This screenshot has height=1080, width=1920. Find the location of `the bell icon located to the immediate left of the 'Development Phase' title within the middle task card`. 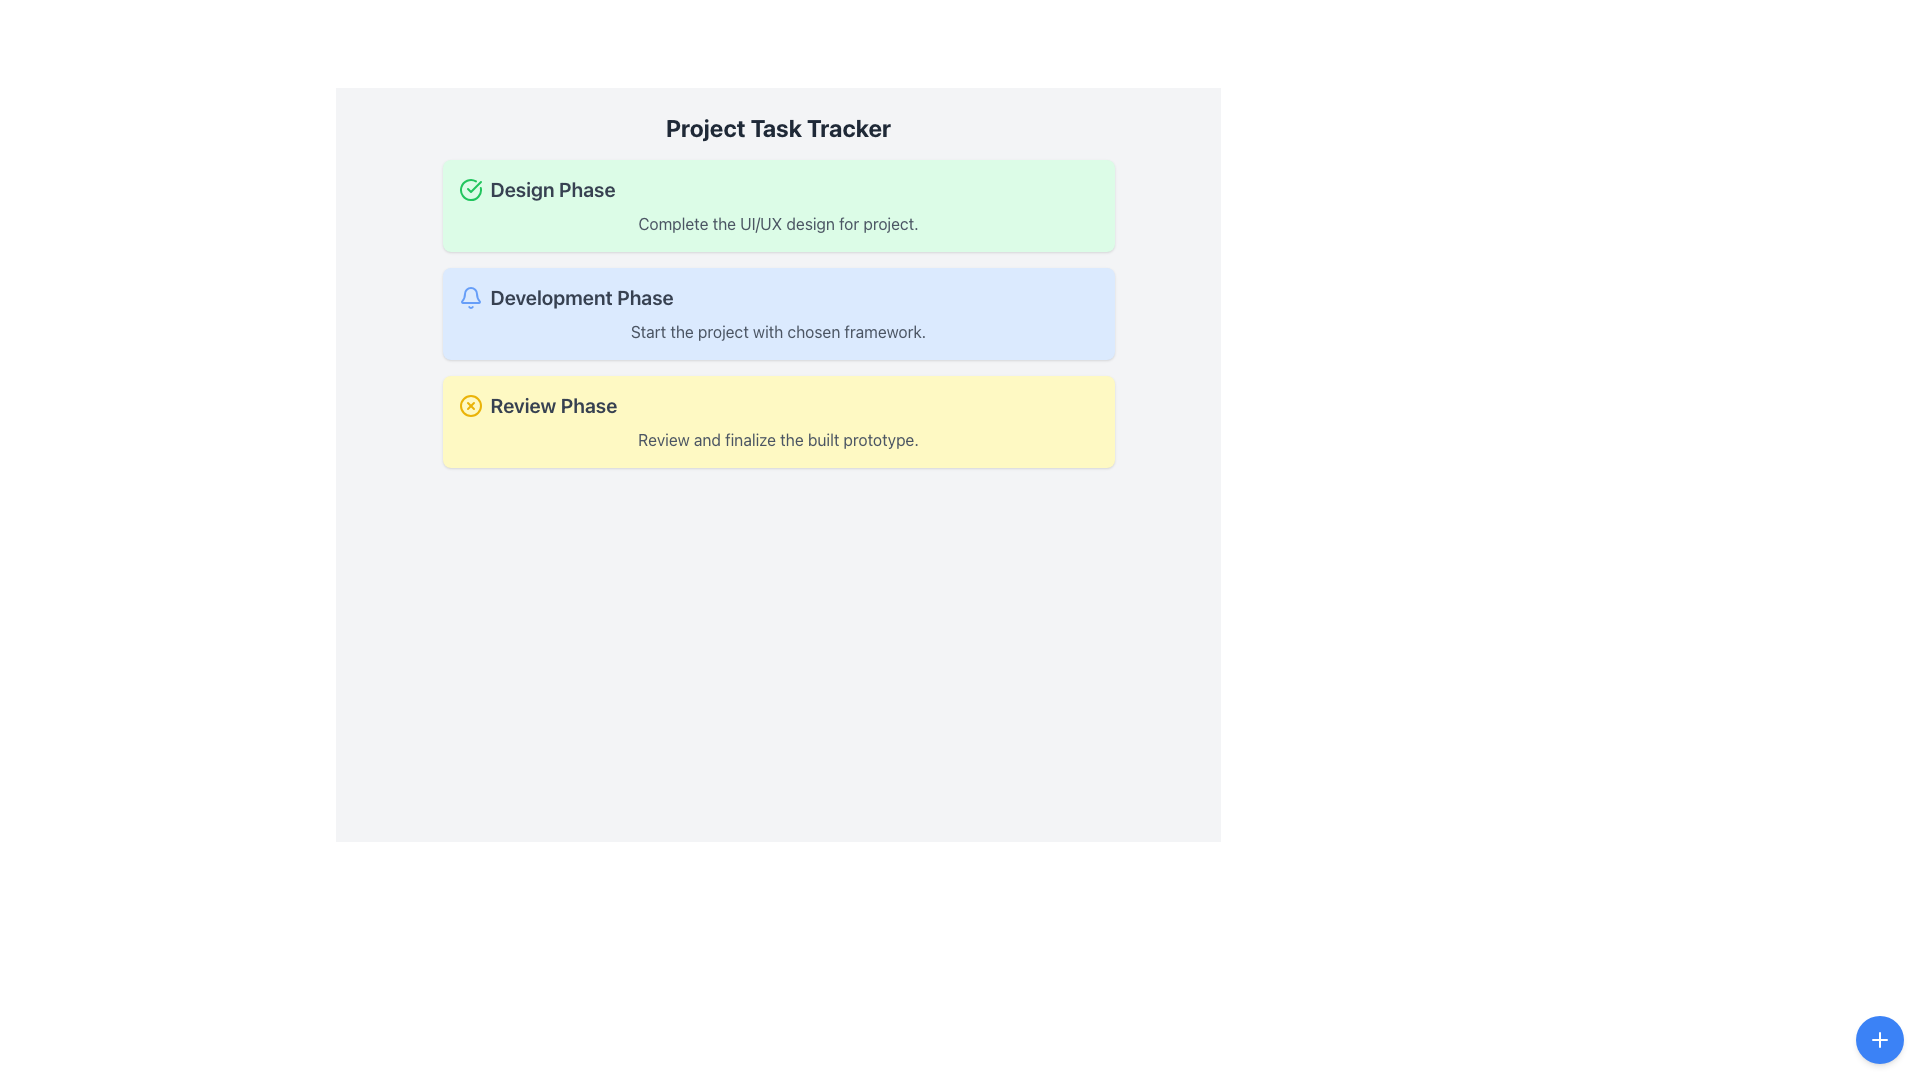

the bell icon located to the immediate left of the 'Development Phase' title within the middle task card is located at coordinates (469, 297).